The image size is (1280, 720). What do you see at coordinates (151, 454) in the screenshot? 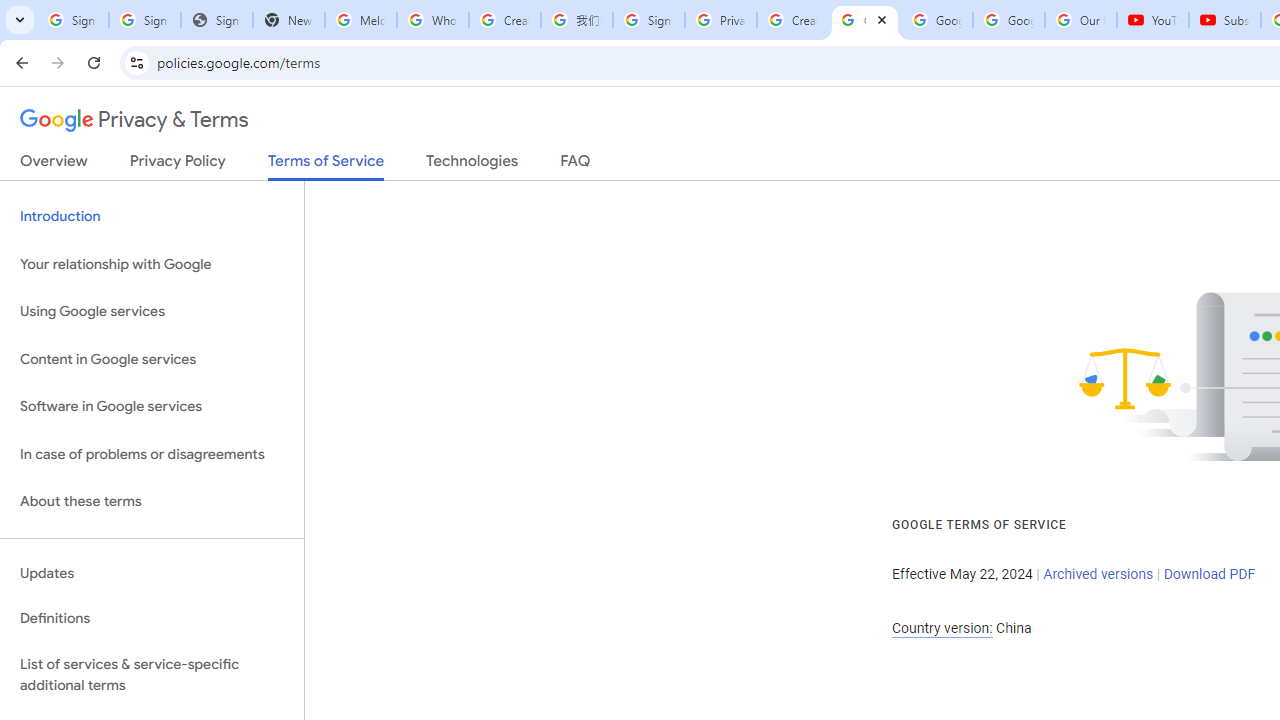
I see `'In case of problems or disagreements'` at bounding box center [151, 454].